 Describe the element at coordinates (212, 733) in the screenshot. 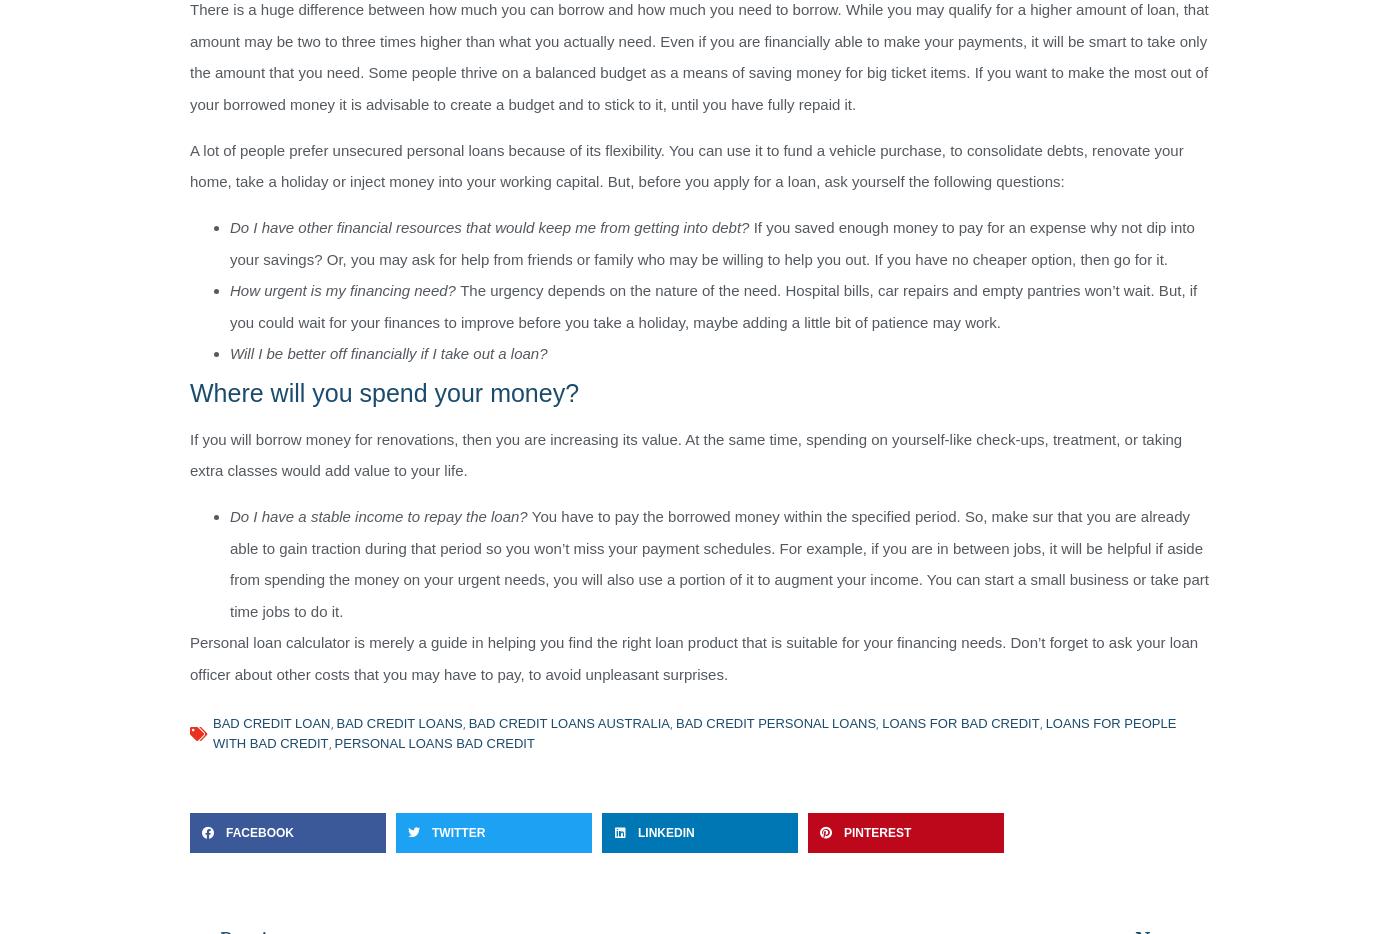

I see `'loans for people with bad credit'` at that location.